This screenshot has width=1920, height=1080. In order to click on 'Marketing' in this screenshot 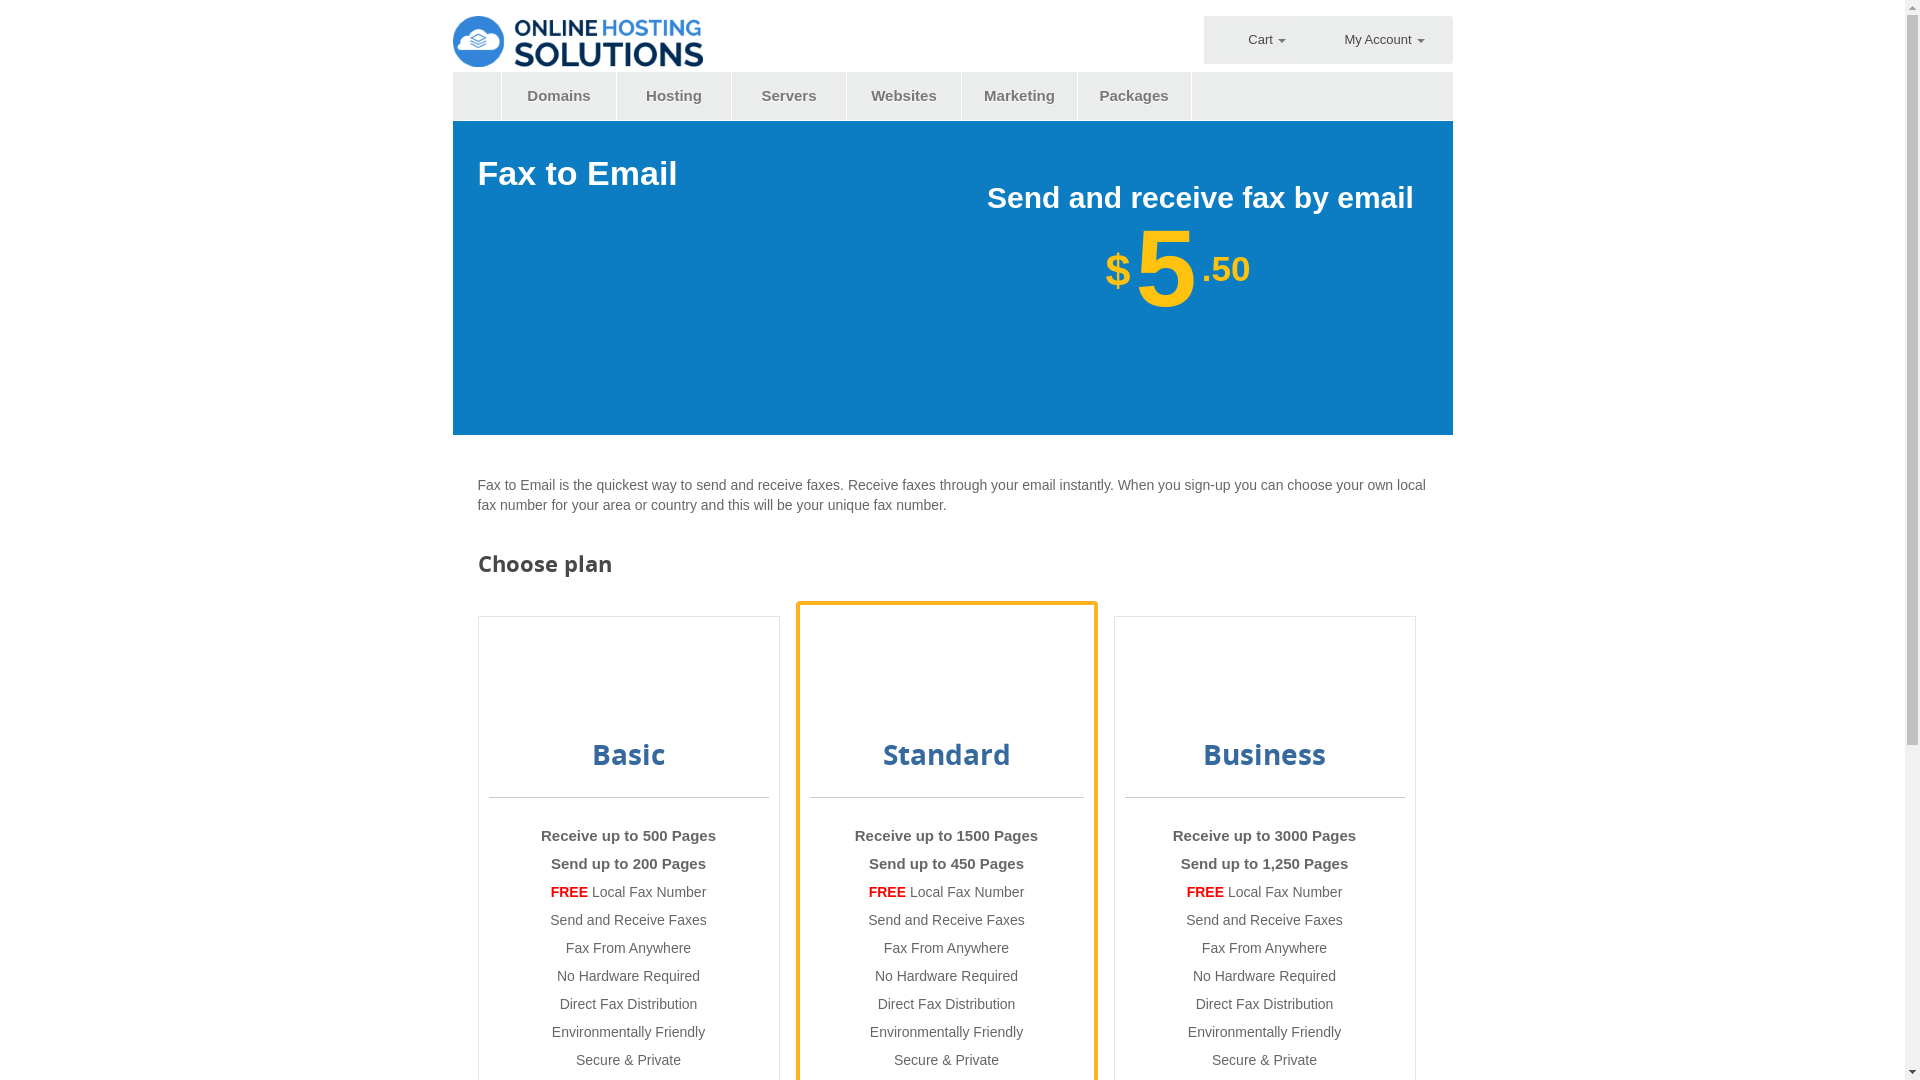, I will do `click(1019, 96)`.